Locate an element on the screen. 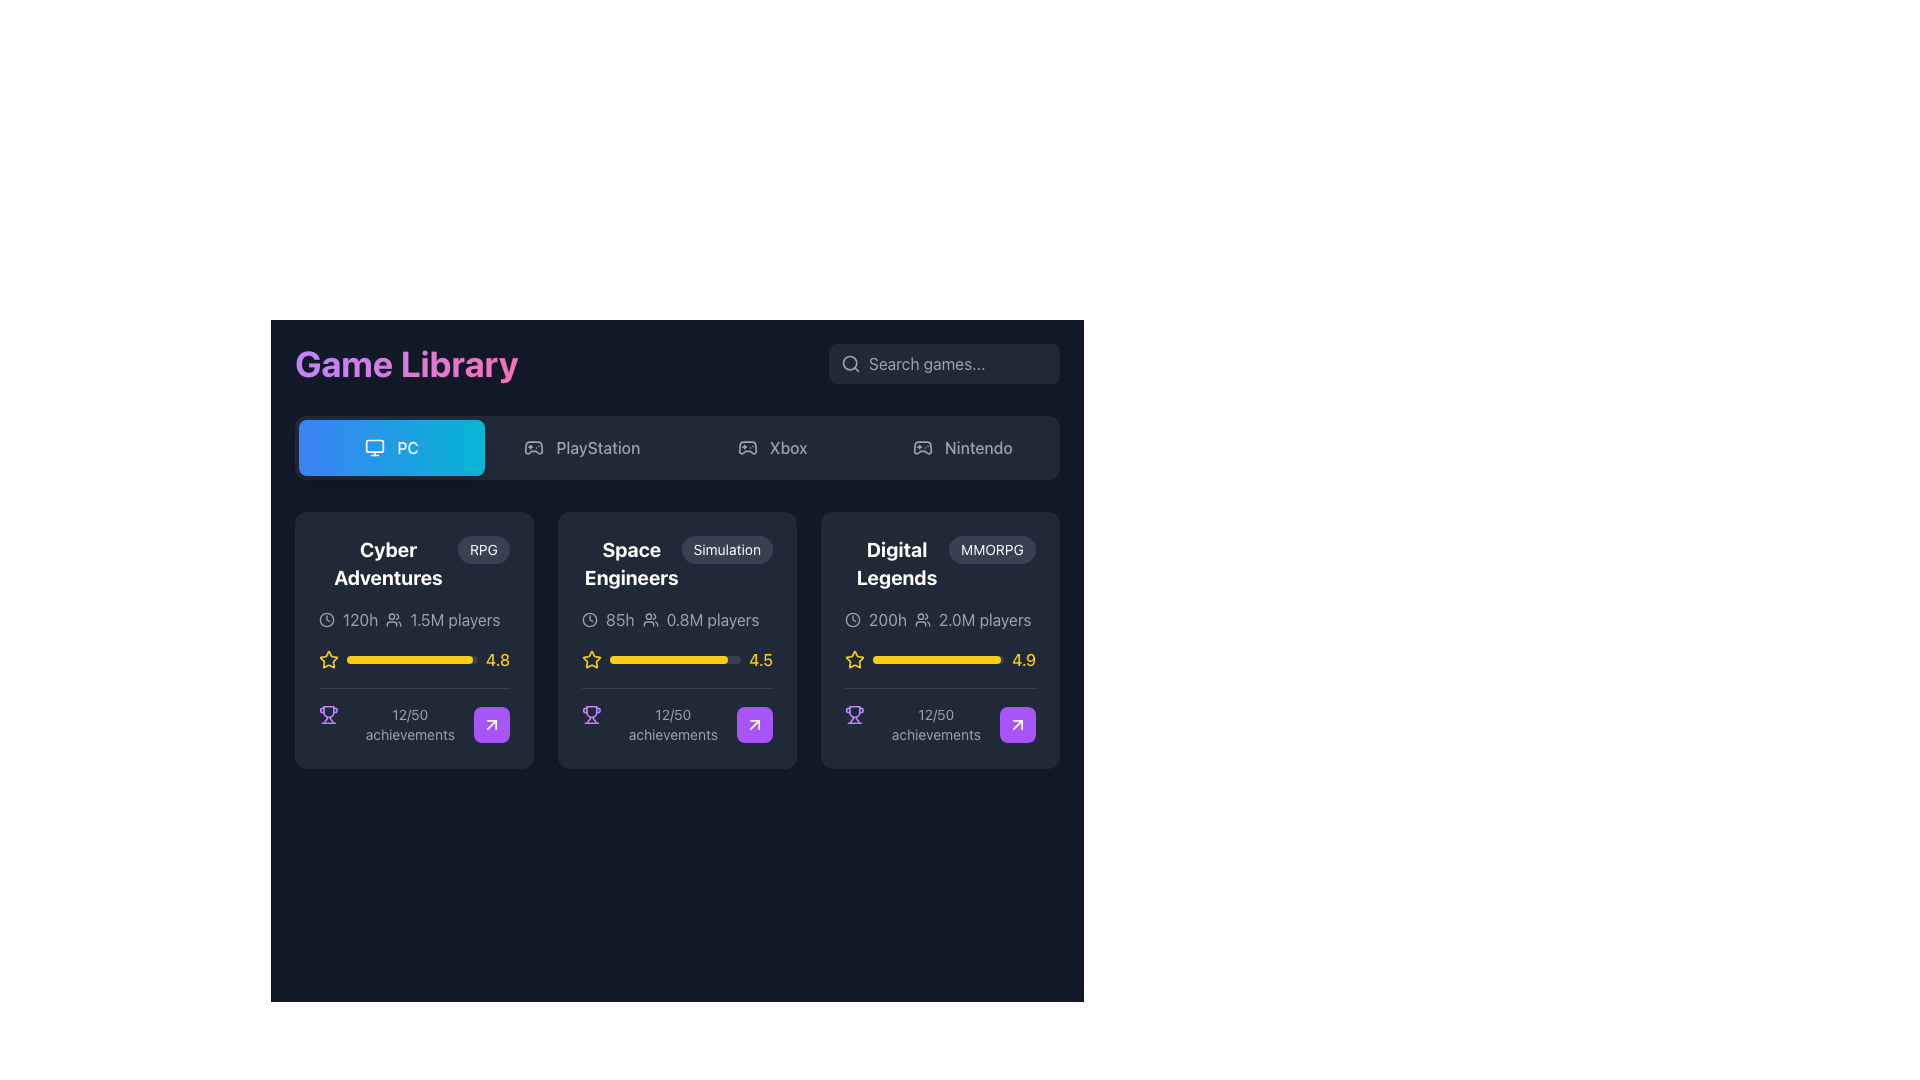 This screenshot has height=1080, width=1920. the achievement icon located to the left of the '12/50 achievements' text in the 'Space Engineers' card is located at coordinates (590, 713).